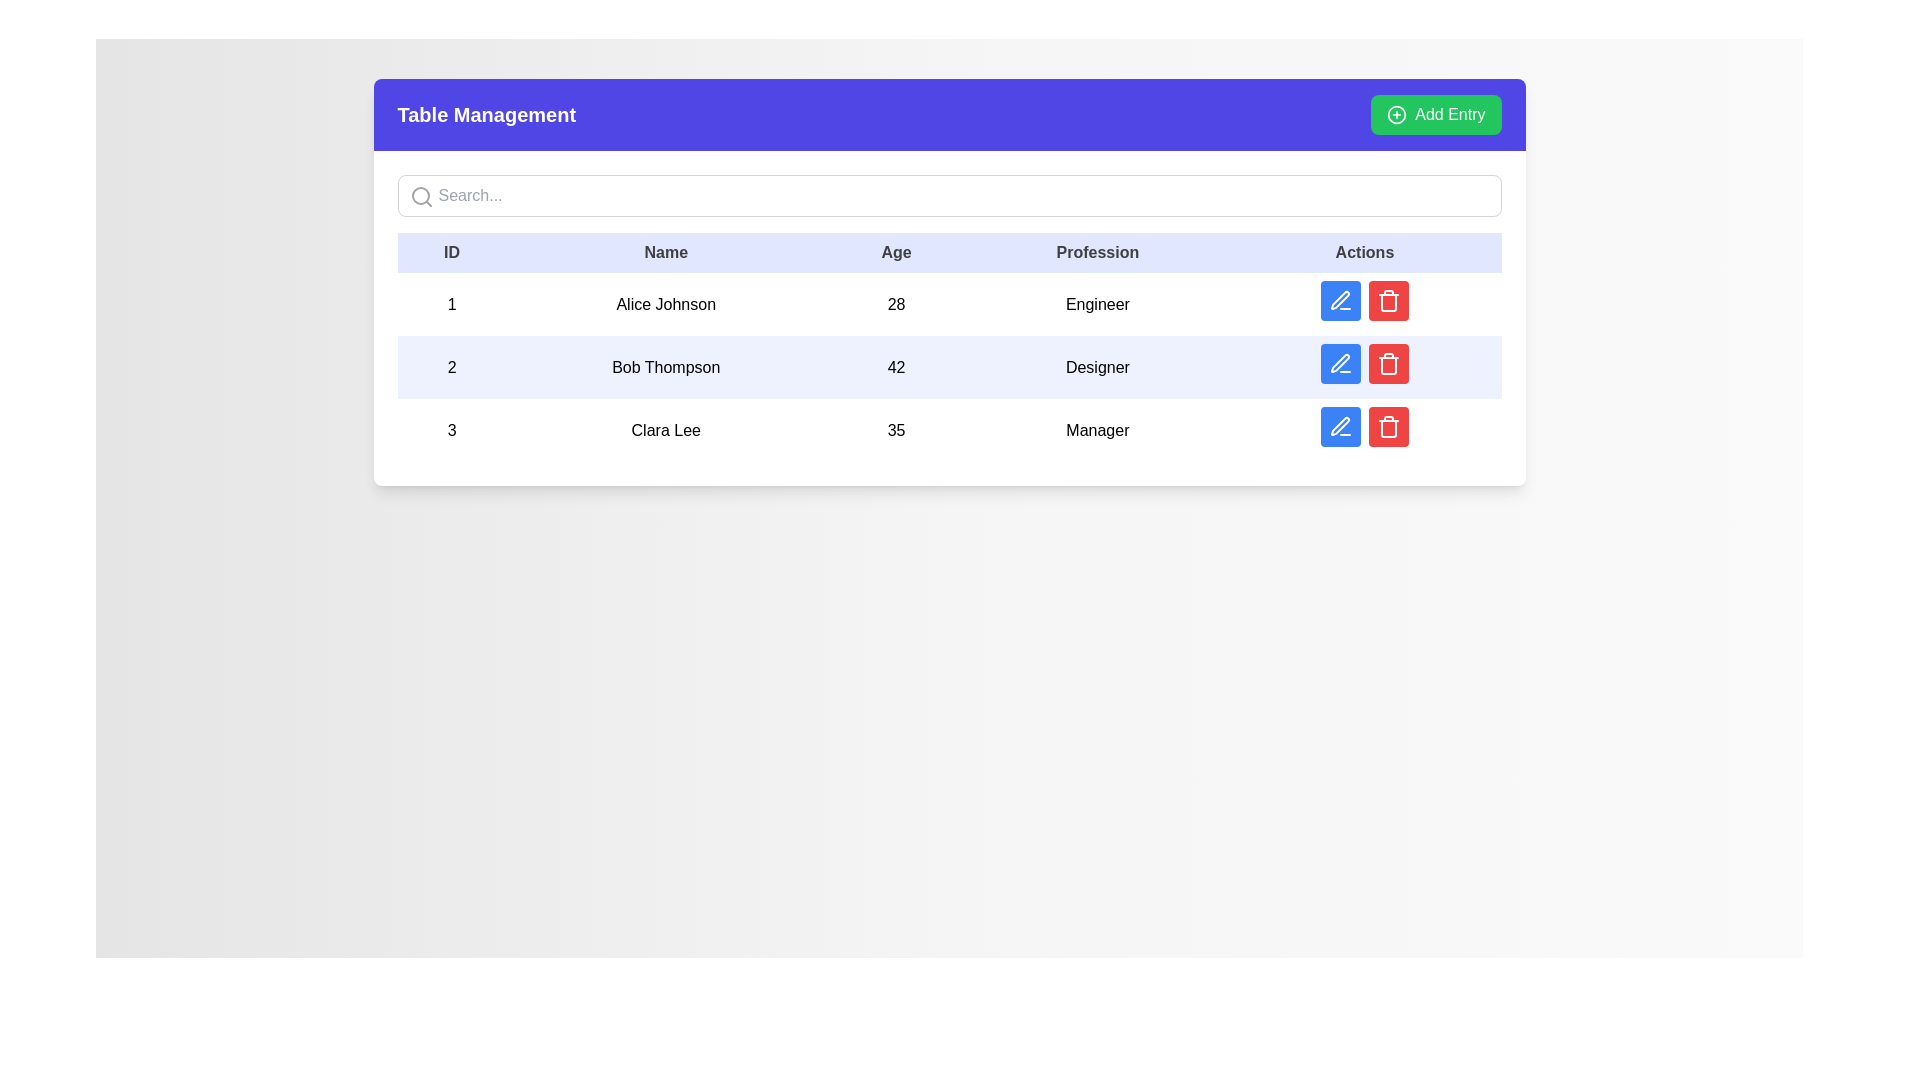 The width and height of the screenshot is (1920, 1080). I want to click on the static text label displaying 'Engineer' in the grid-like table structure for user 'Alice Johnson', so click(1096, 304).